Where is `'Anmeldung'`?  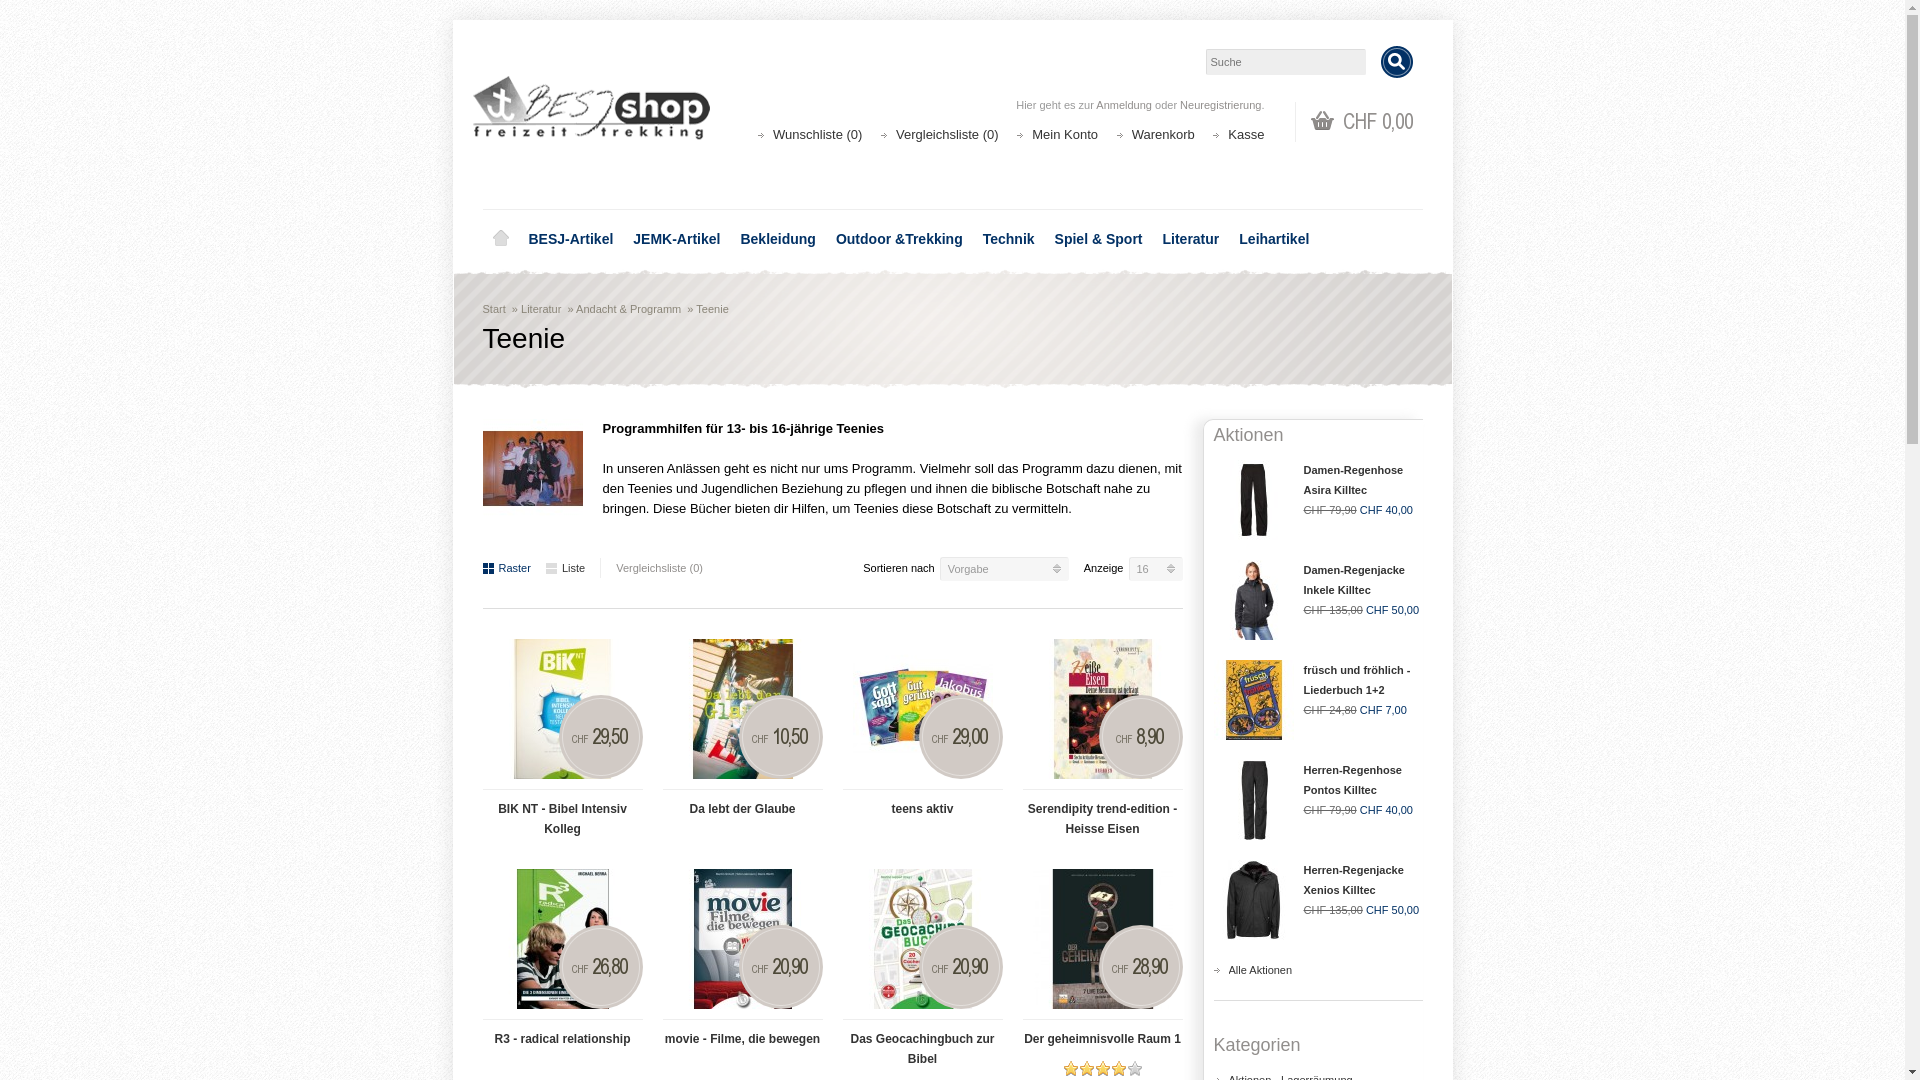 'Anmeldung' is located at coordinates (1094, 104).